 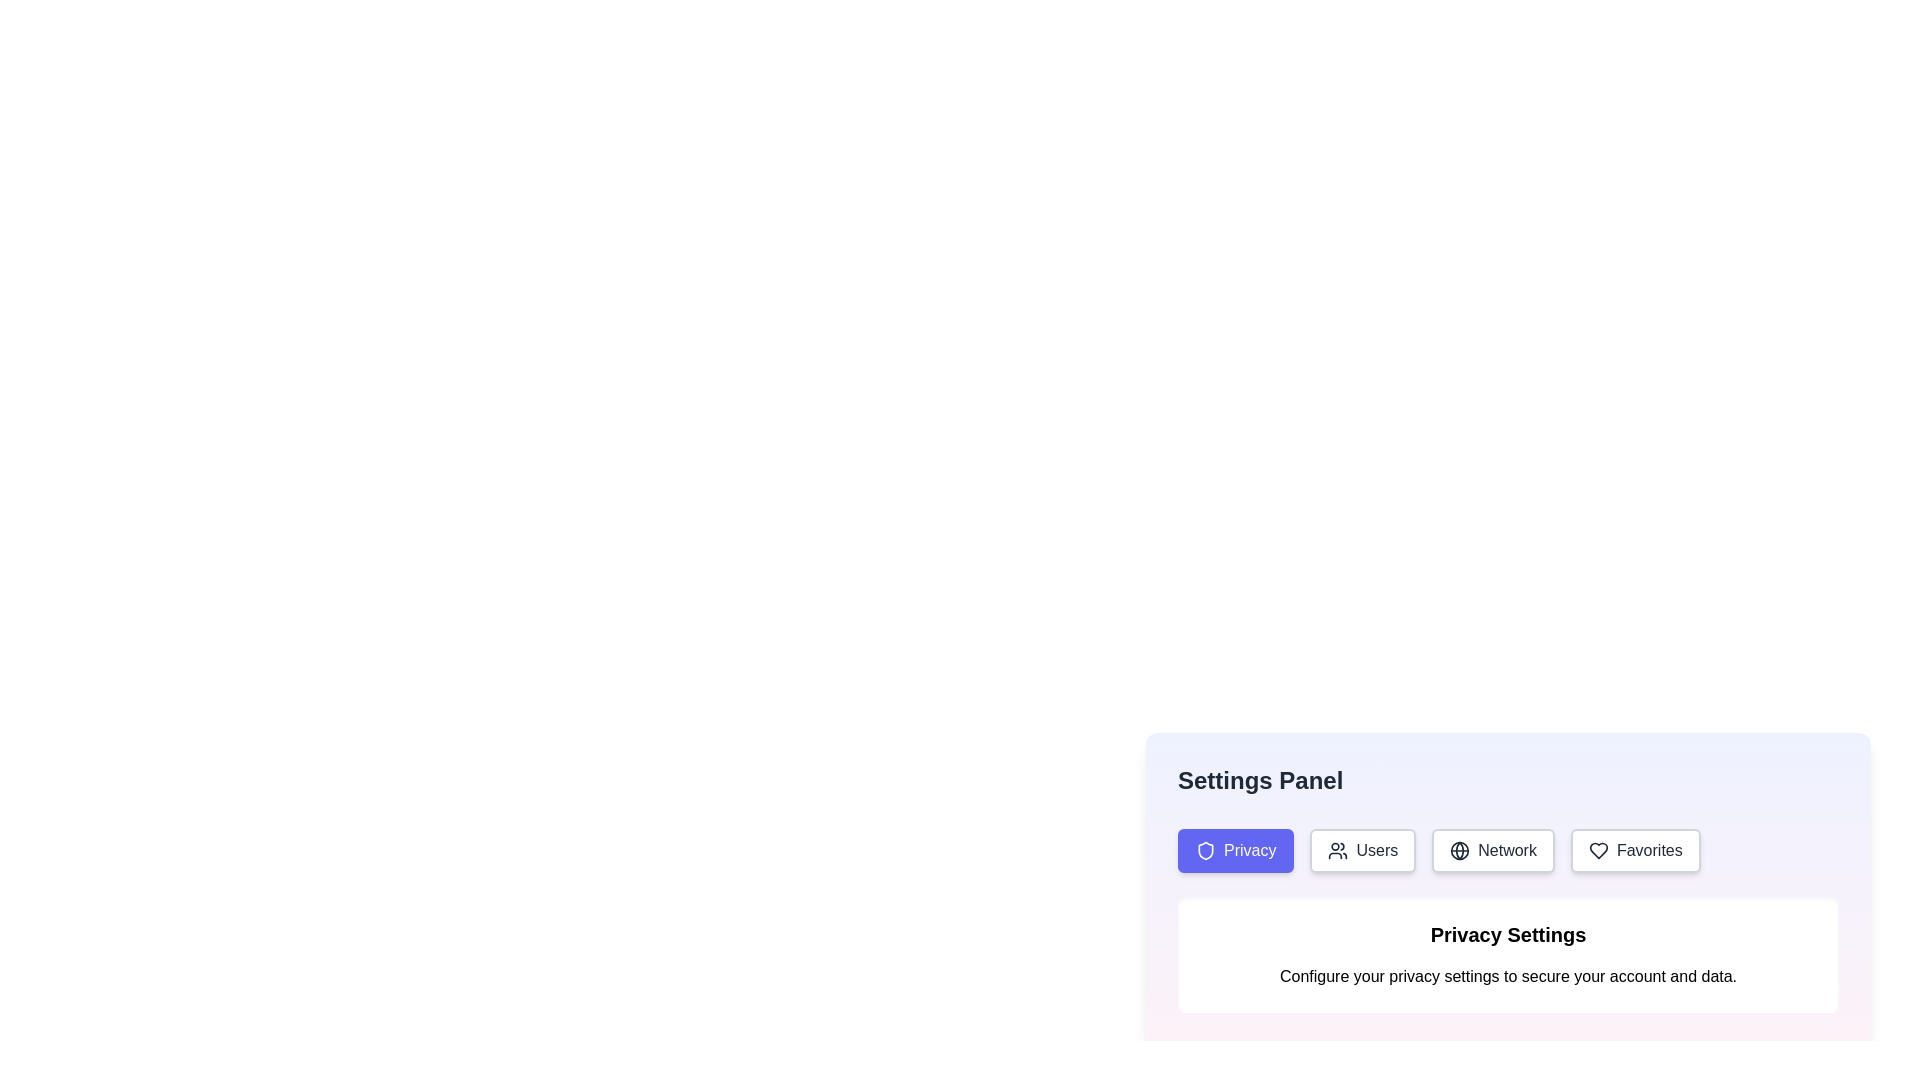 I want to click on the button labeled for managing favorite items, located in the top-right section of the UI, which is the fourth button in a horizontal list and features a heart icon to its left, so click(x=1649, y=851).